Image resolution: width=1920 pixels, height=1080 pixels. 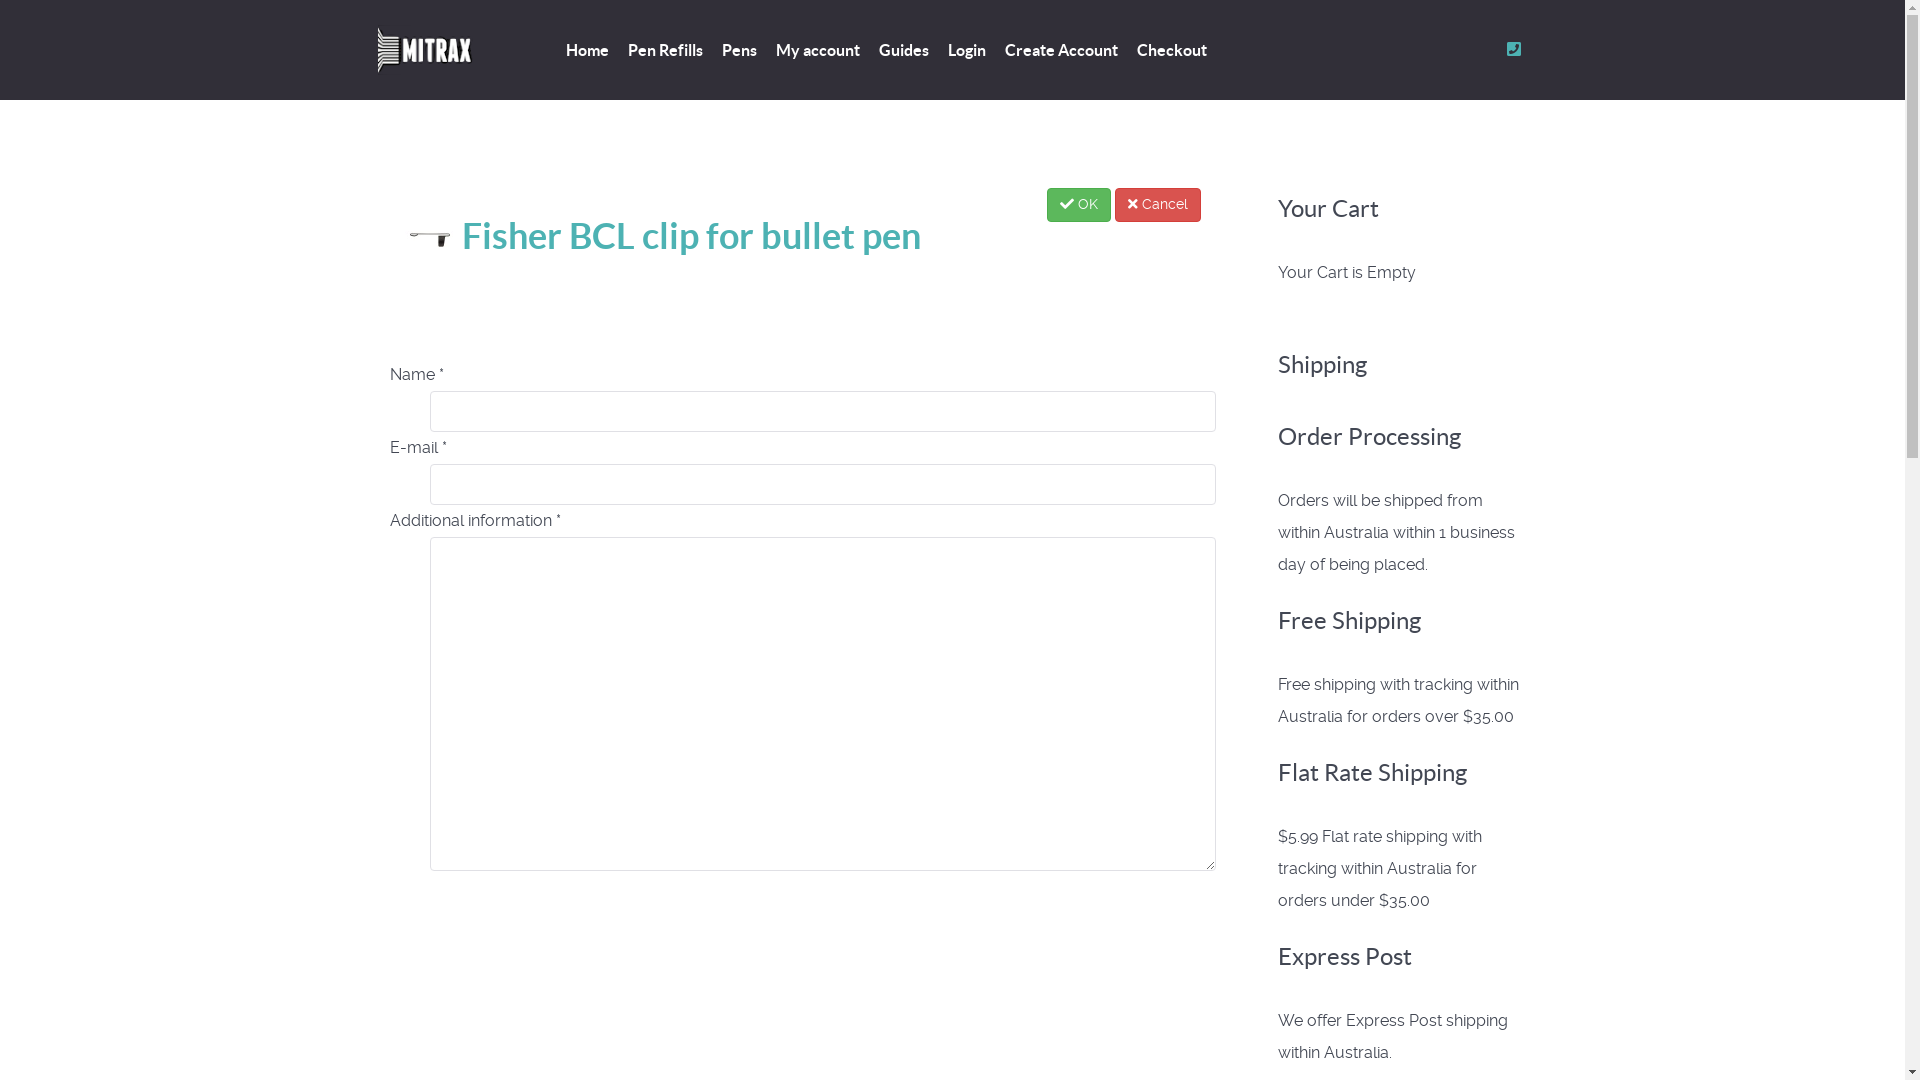 I want to click on 'Create Account', so click(x=1059, y=50).